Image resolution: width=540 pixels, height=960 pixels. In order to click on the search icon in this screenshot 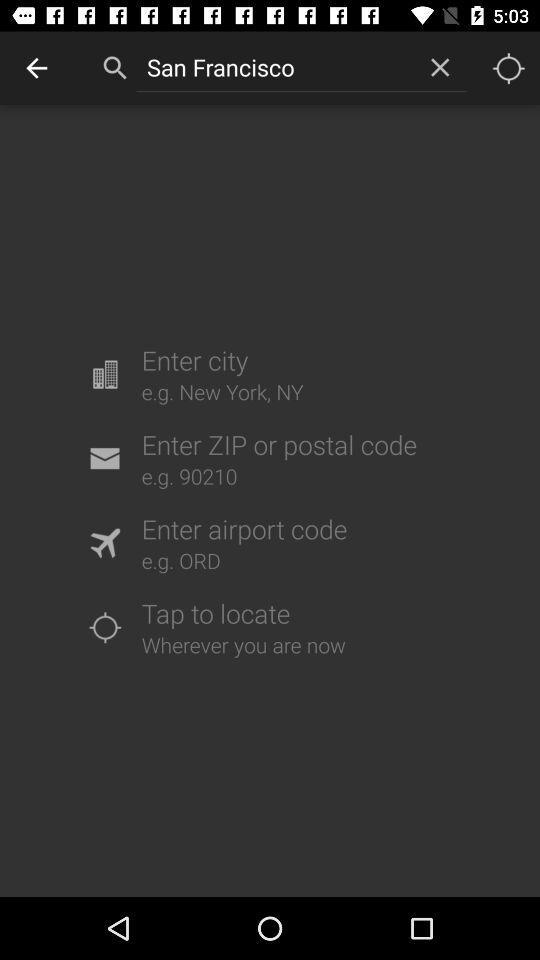, I will do `click(115, 68)`.